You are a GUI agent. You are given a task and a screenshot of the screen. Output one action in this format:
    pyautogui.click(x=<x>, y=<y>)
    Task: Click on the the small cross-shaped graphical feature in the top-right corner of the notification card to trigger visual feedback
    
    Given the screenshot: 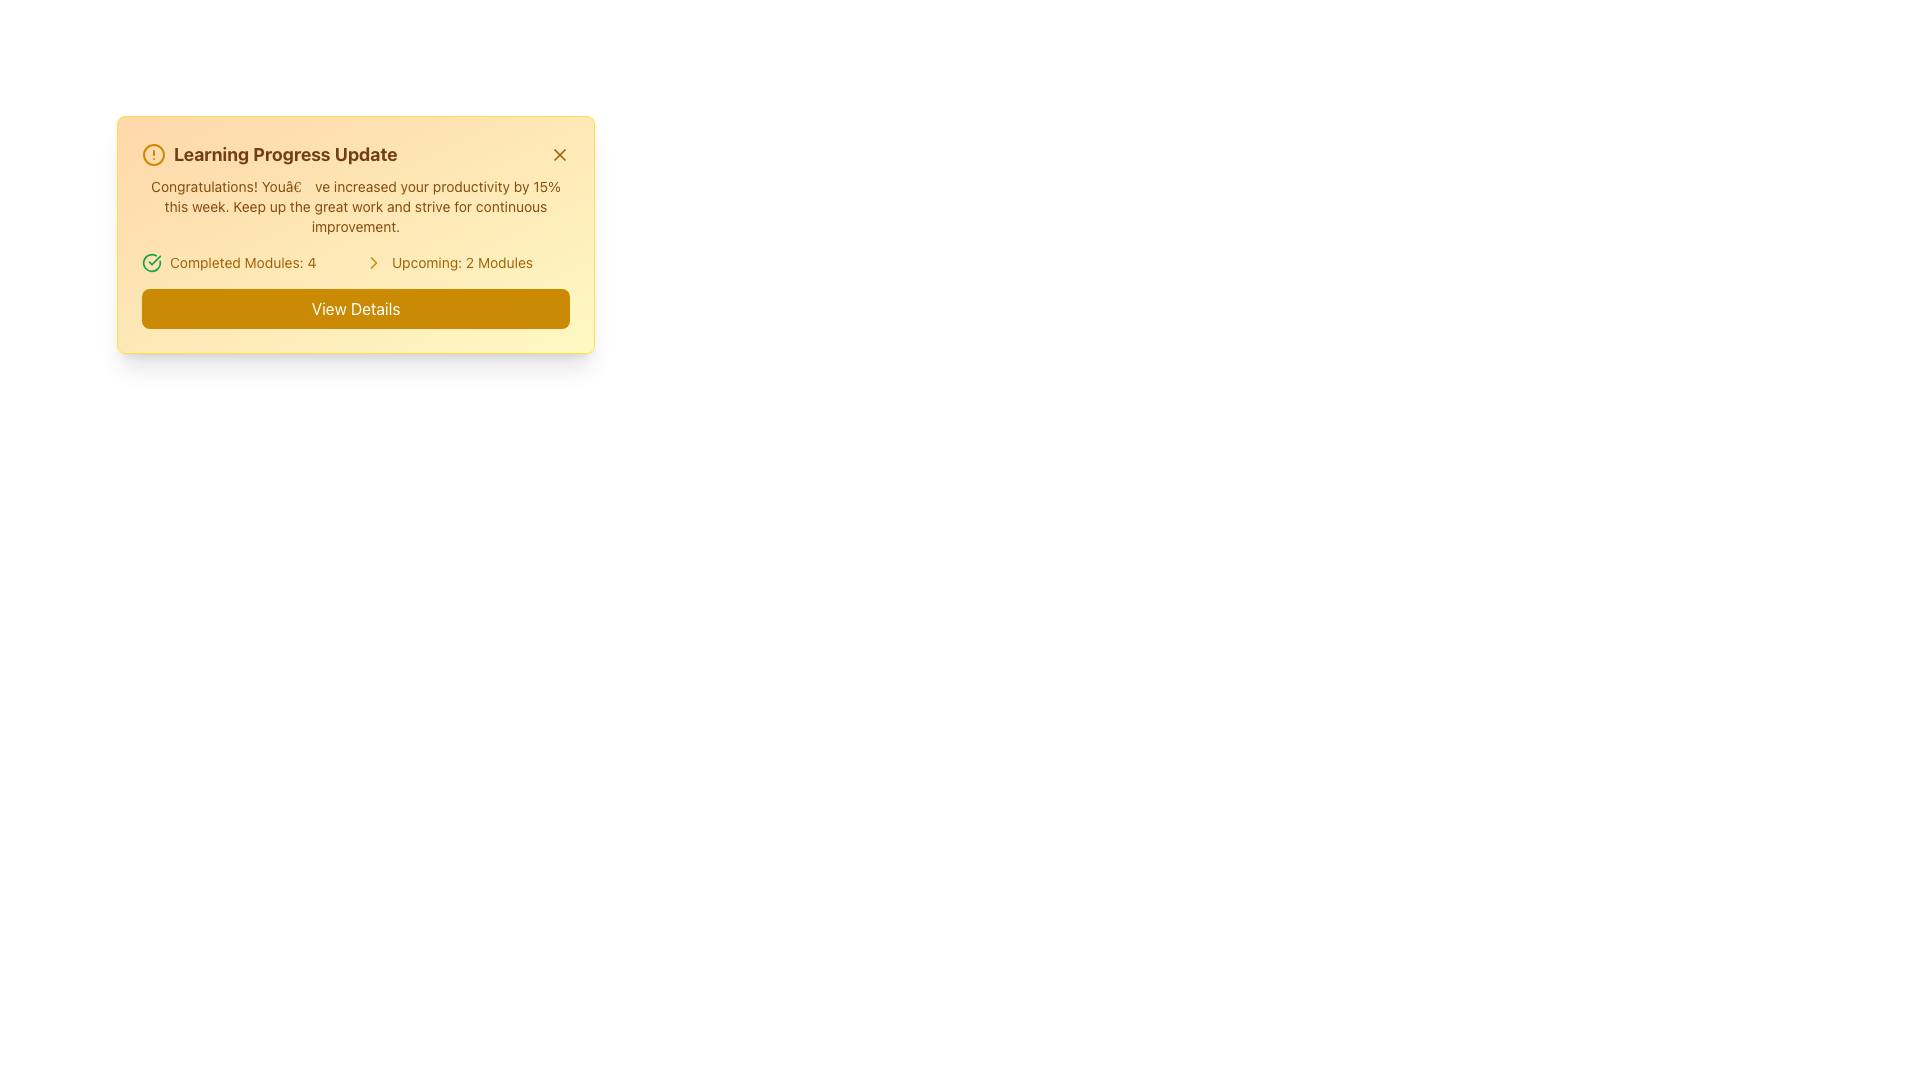 What is the action you would take?
    pyautogui.click(x=560, y=153)
    